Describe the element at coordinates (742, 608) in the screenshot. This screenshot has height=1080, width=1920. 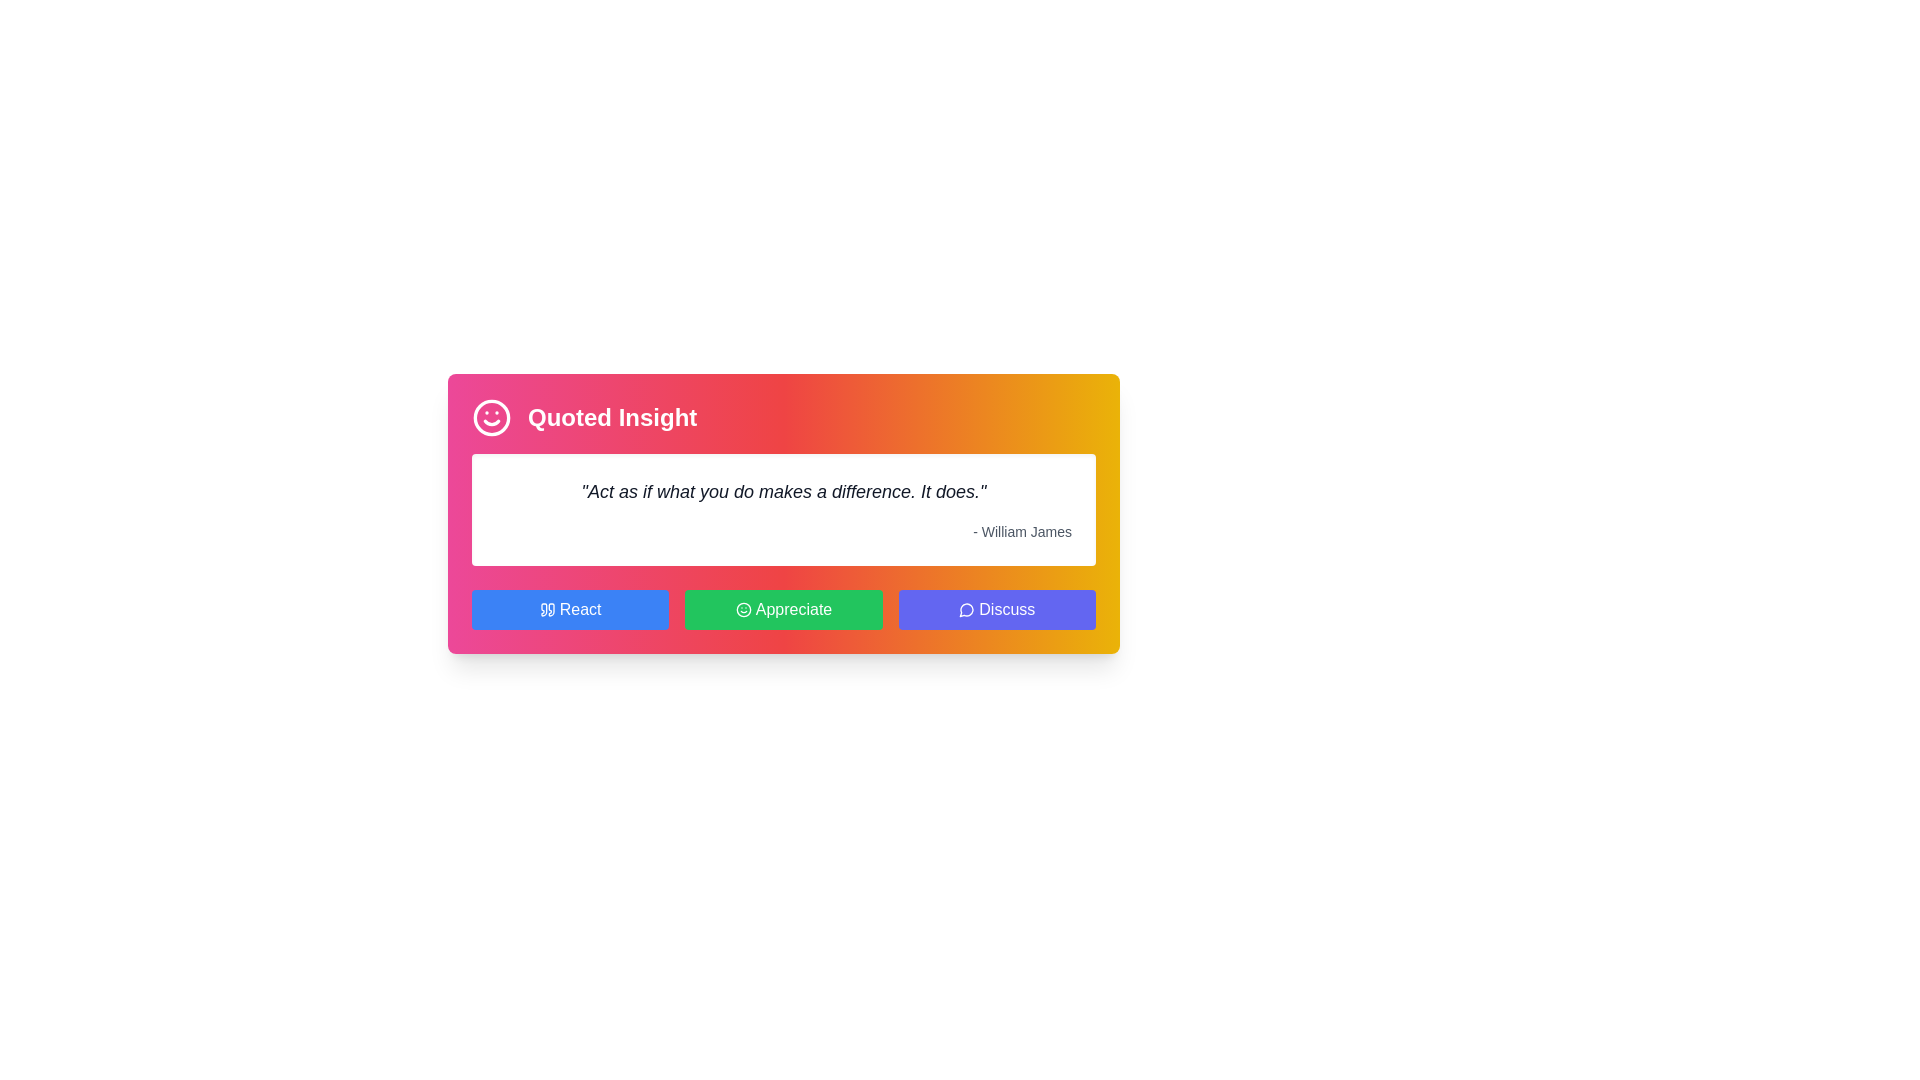
I see `the decorative icon located within the 'Appreciate' button, which is positioned at the center of the bottom row of action buttons in the insight card, to the left of the button's text label` at that location.